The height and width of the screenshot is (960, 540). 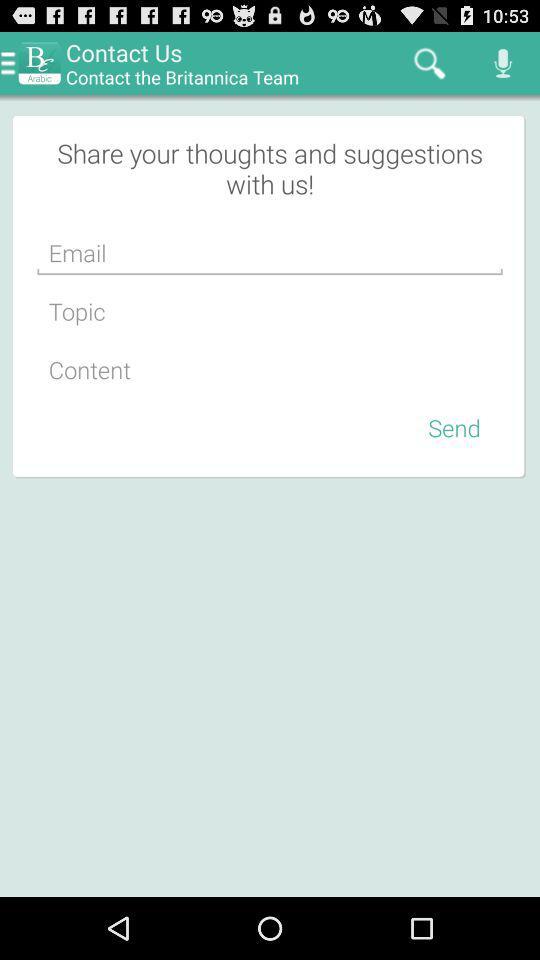 I want to click on content, so click(x=270, y=369).